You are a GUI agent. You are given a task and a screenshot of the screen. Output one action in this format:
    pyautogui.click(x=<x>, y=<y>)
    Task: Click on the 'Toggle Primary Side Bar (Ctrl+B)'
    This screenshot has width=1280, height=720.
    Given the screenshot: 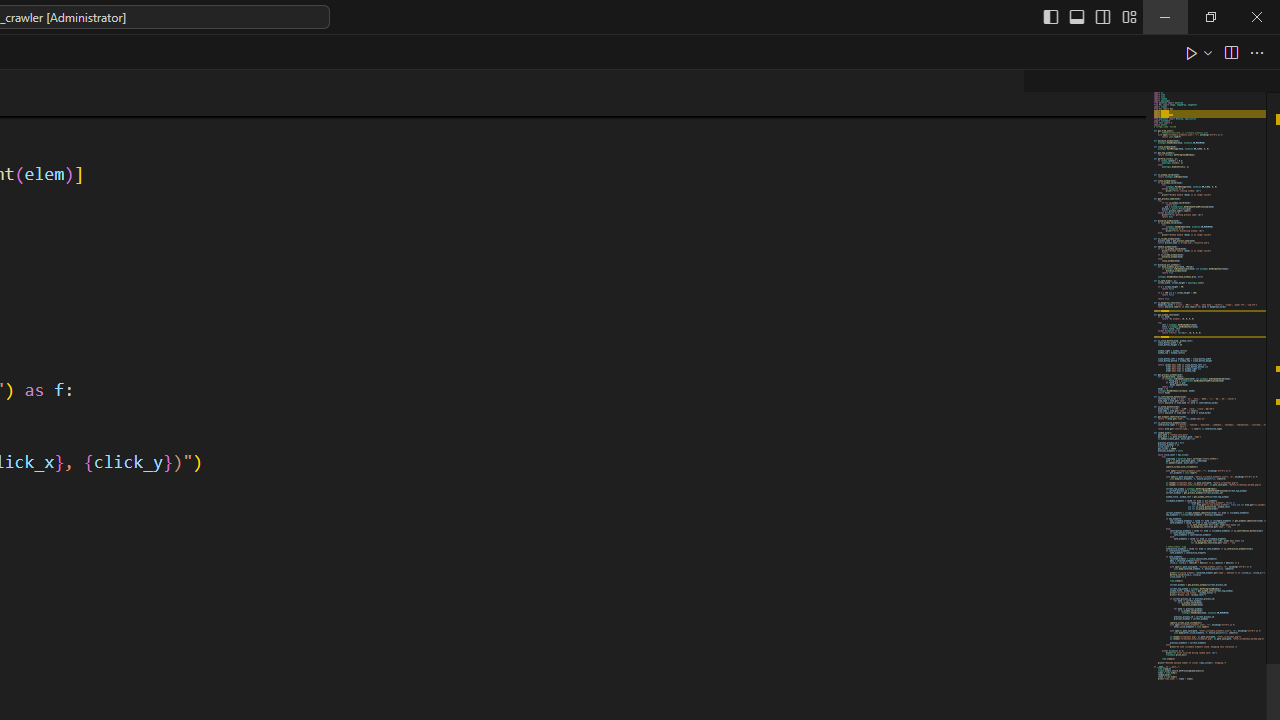 What is the action you would take?
    pyautogui.click(x=1049, y=16)
    